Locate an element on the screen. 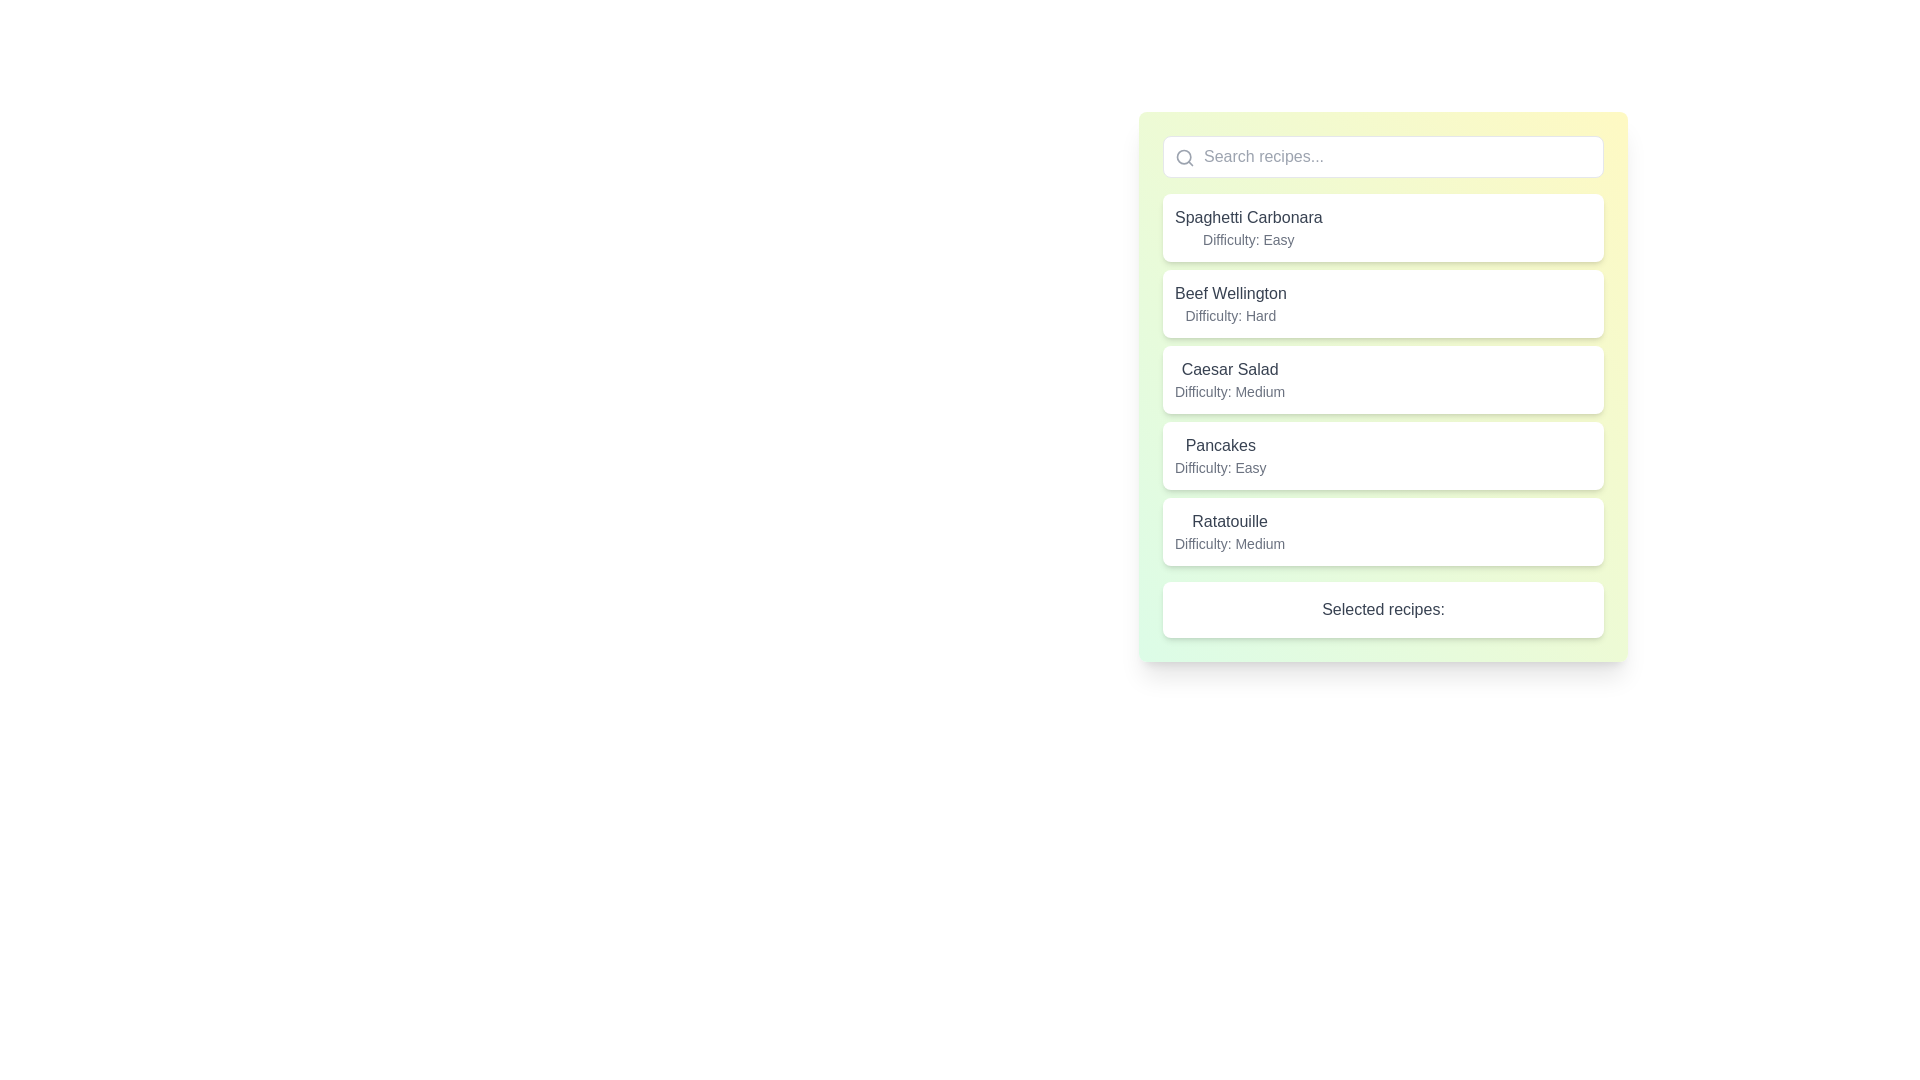  the recipe list item for 'Caesar Salad', the third entry is located at coordinates (1382, 380).